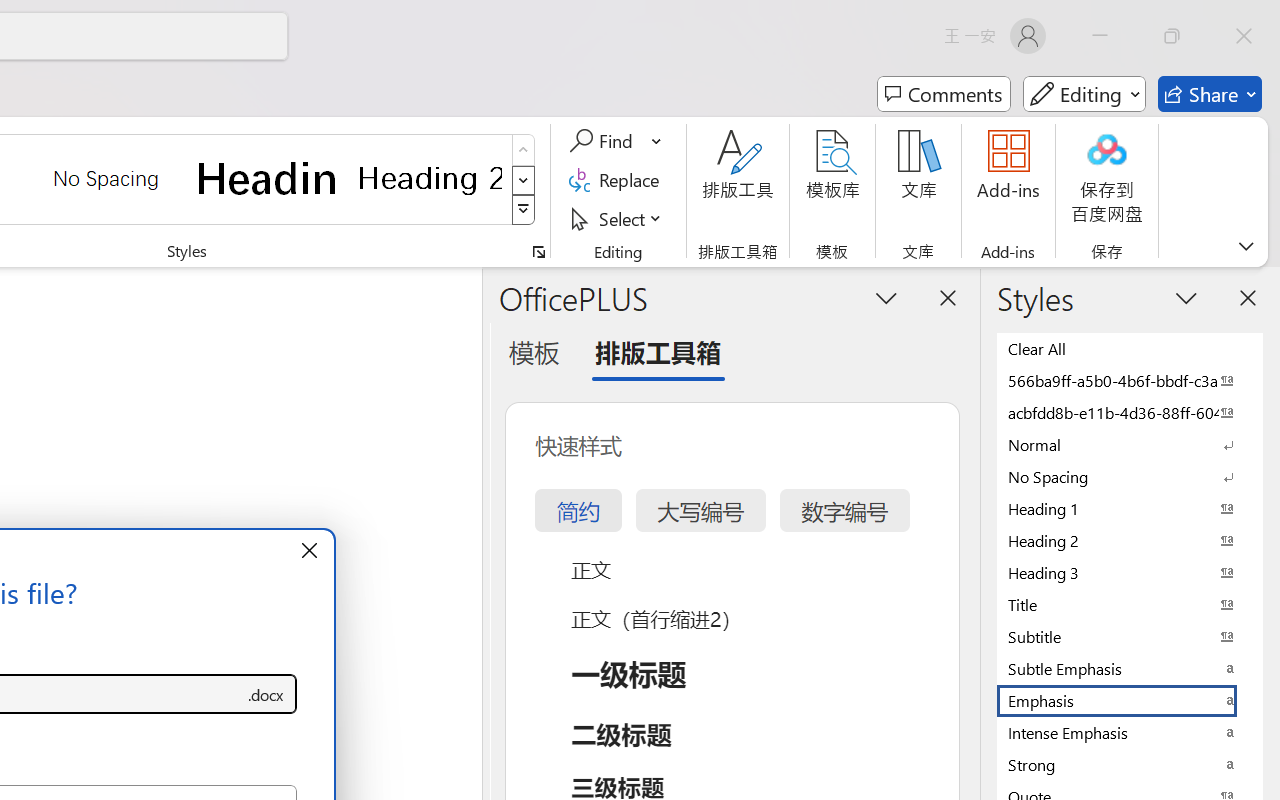 Image resolution: width=1280 pixels, height=800 pixels. I want to click on 'Restore Down', so click(1172, 35).